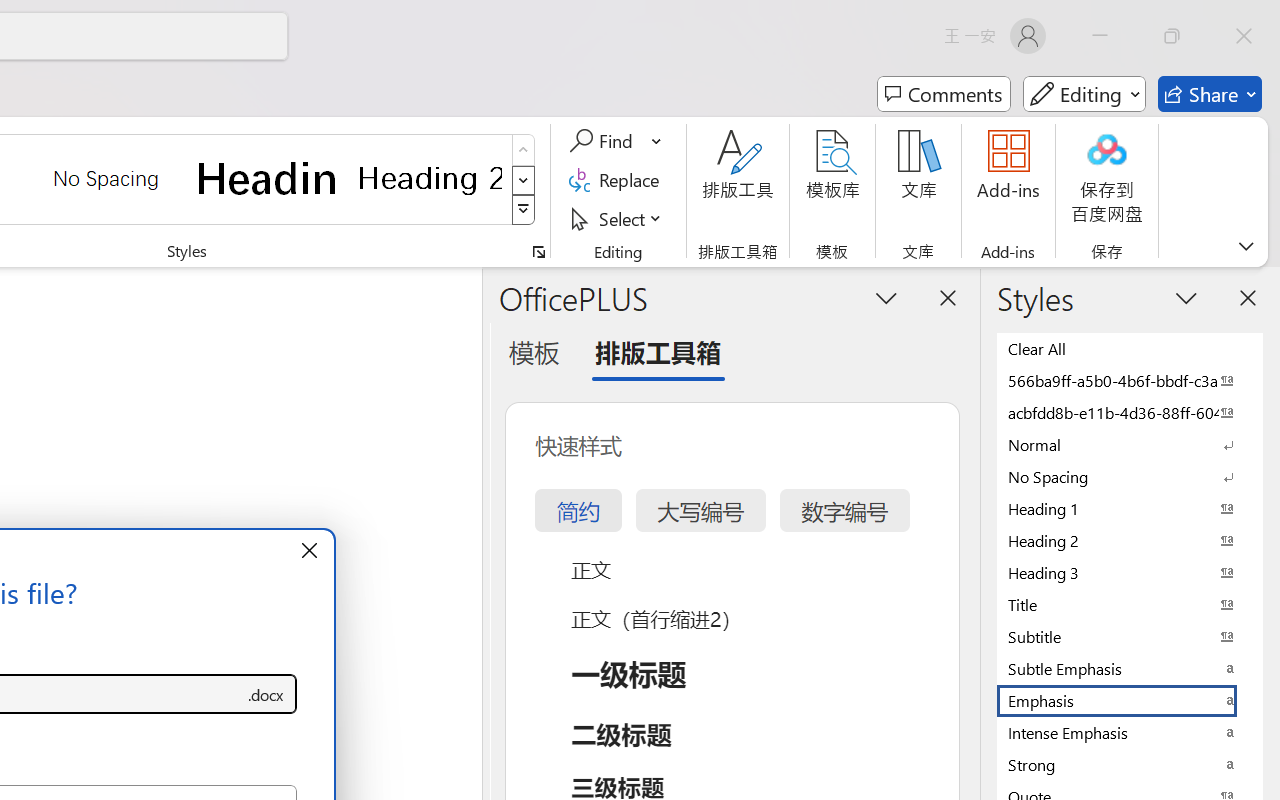 Image resolution: width=1280 pixels, height=800 pixels. I want to click on 'Restore Down', so click(1172, 35).